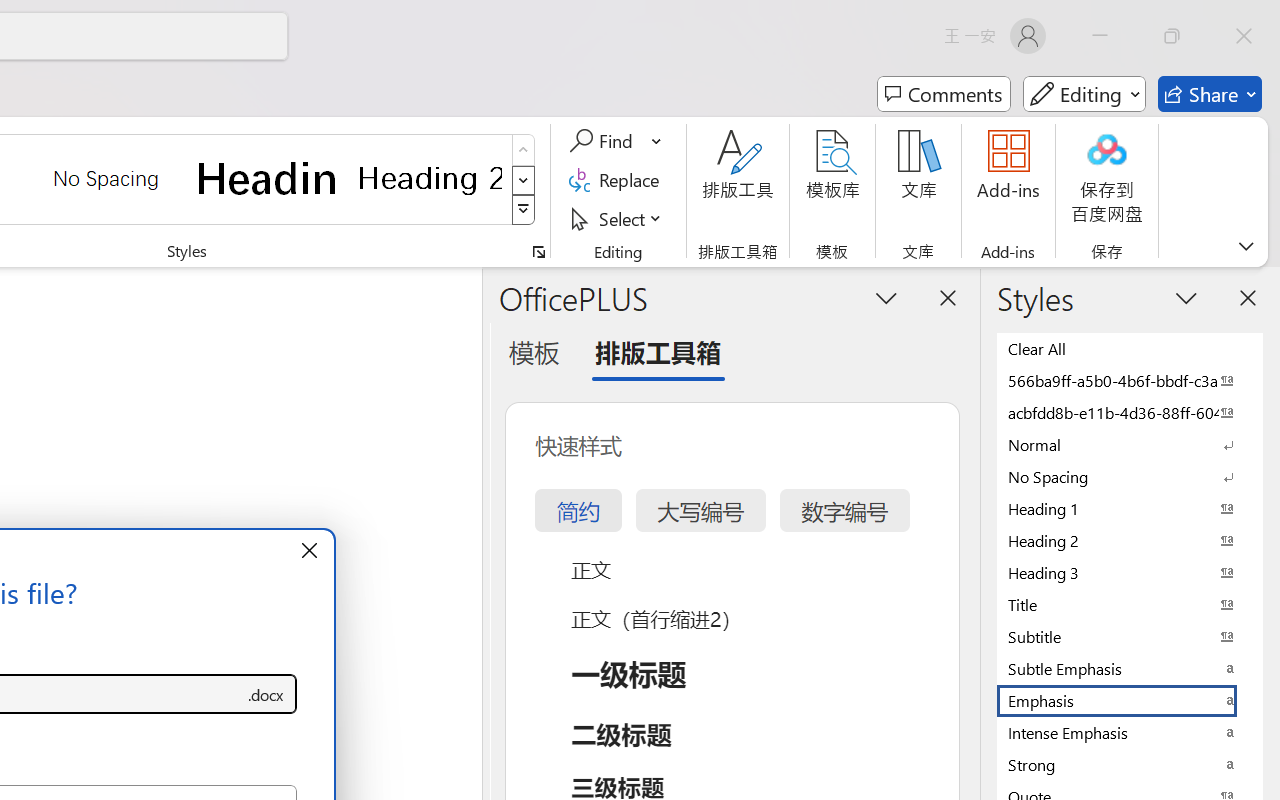 Image resolution: width=1280 pixels, height=800 pixels. I want to click on 'Restore Down', so click(1172, 35).